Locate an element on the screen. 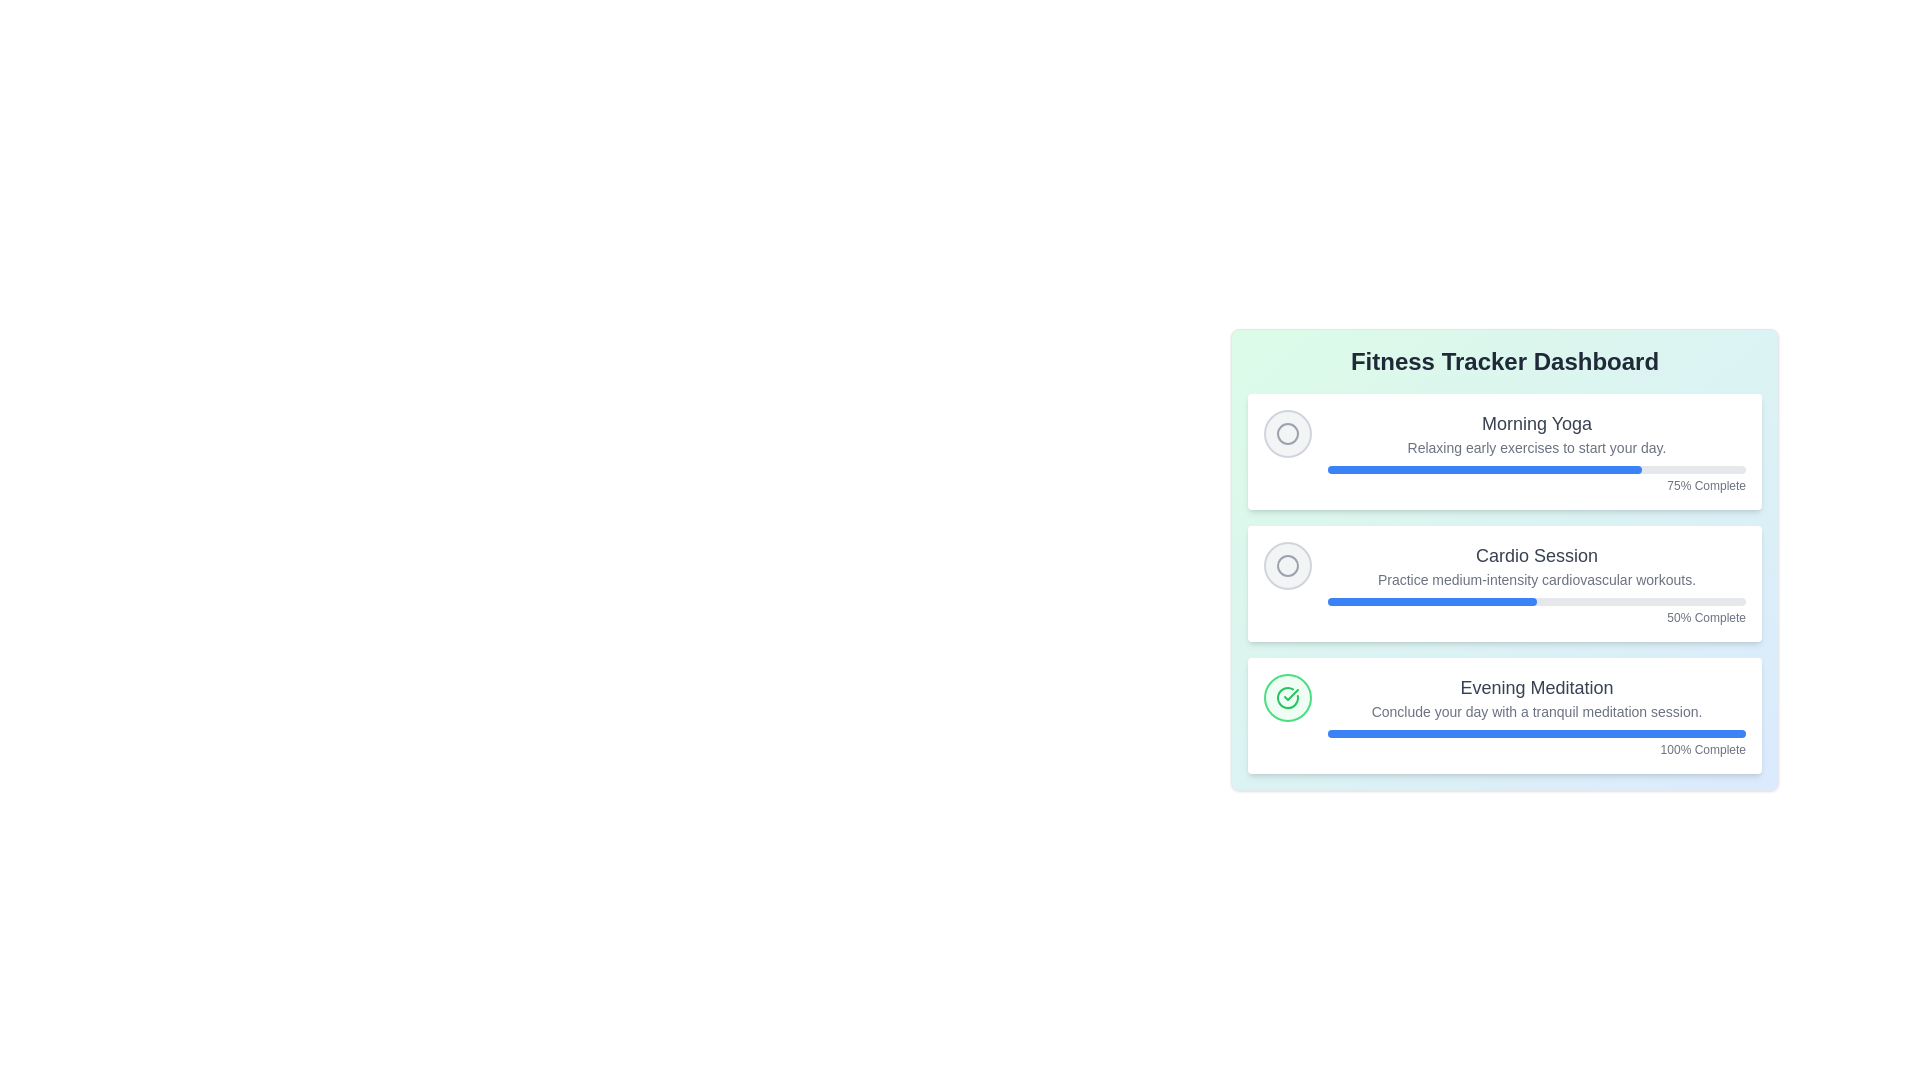 This screenshot has height=1080, width=1920. the progress information on the second informational card in the fitness tracker dashboard, which displays the progress report for a cardio session is located at coordinates (1505, 583).